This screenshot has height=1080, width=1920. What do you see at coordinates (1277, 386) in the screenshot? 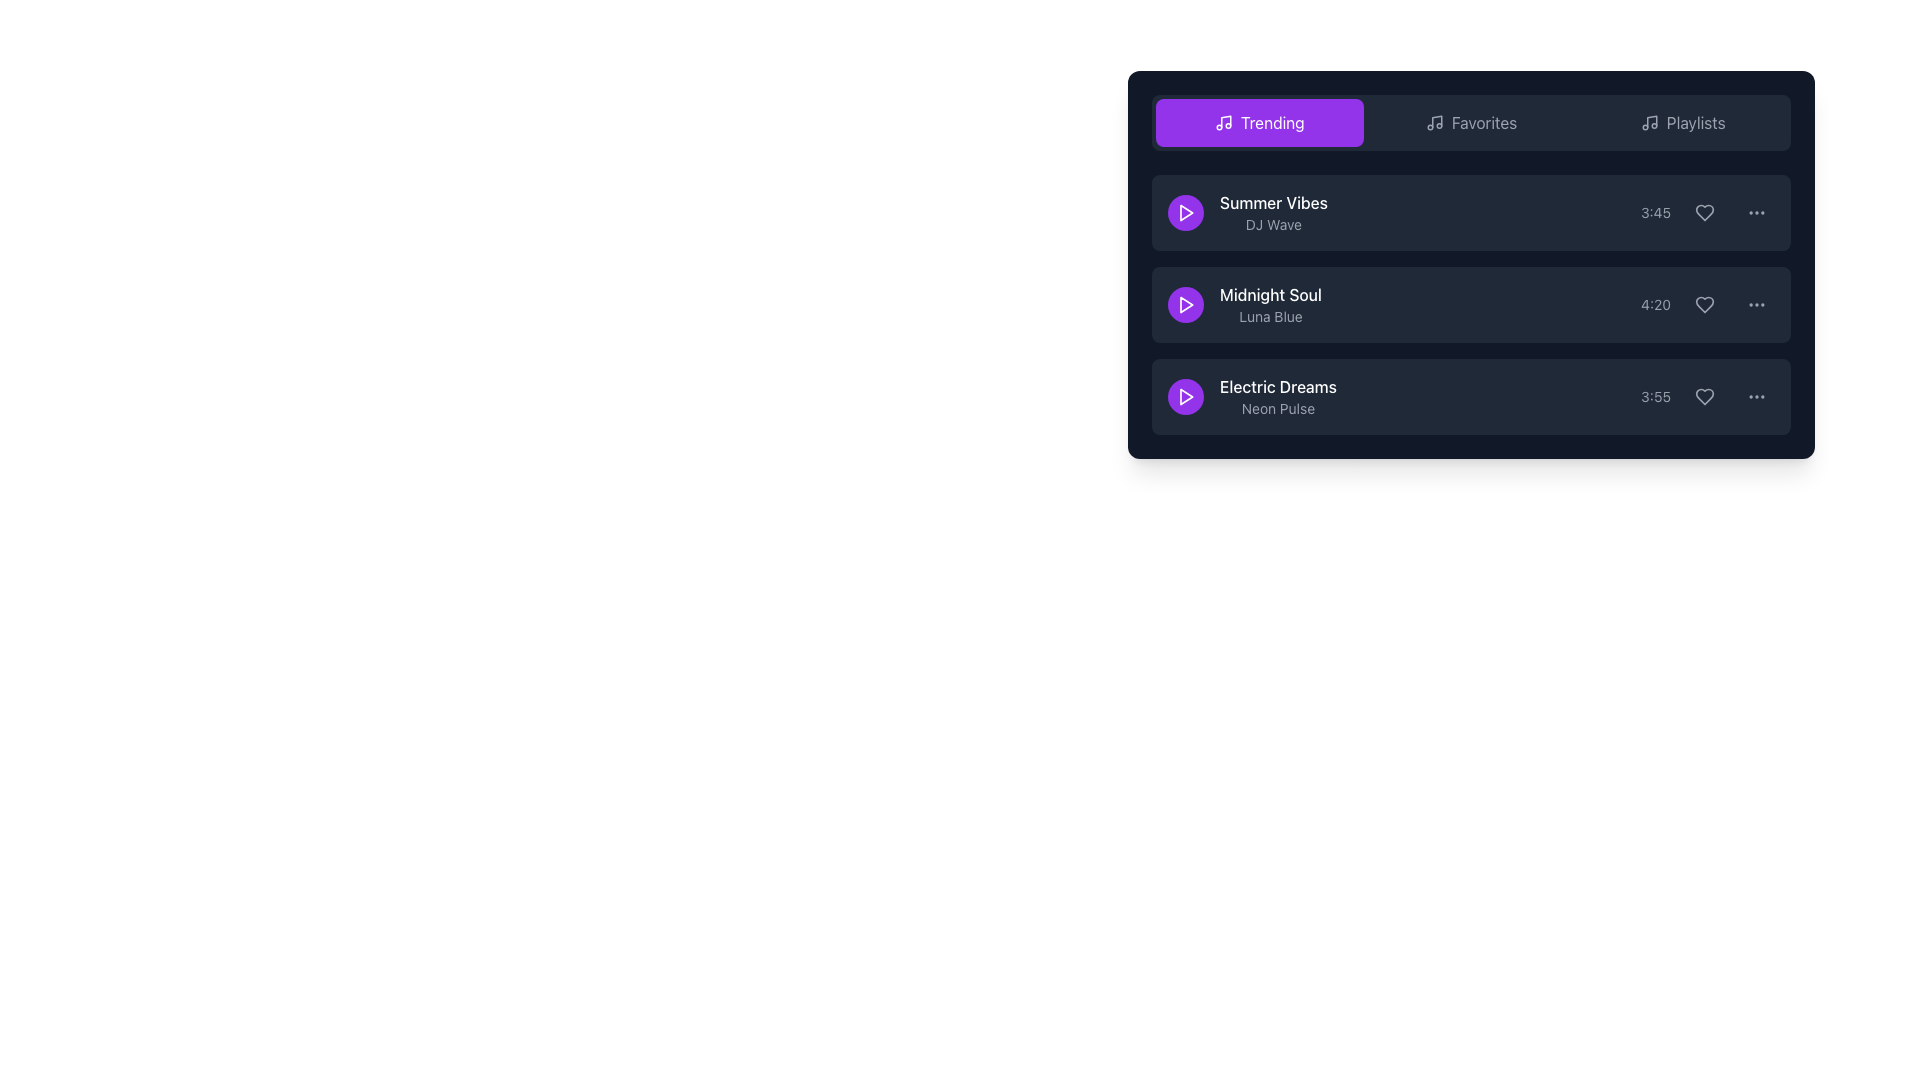
I see `text from the Text Label displaying 'Electric Dreams', which is styled in white font on a dark background, located in the bottom section of the song listing panel above the subtitle 'Neon Pulse'` at bounding box center [1277, 386].